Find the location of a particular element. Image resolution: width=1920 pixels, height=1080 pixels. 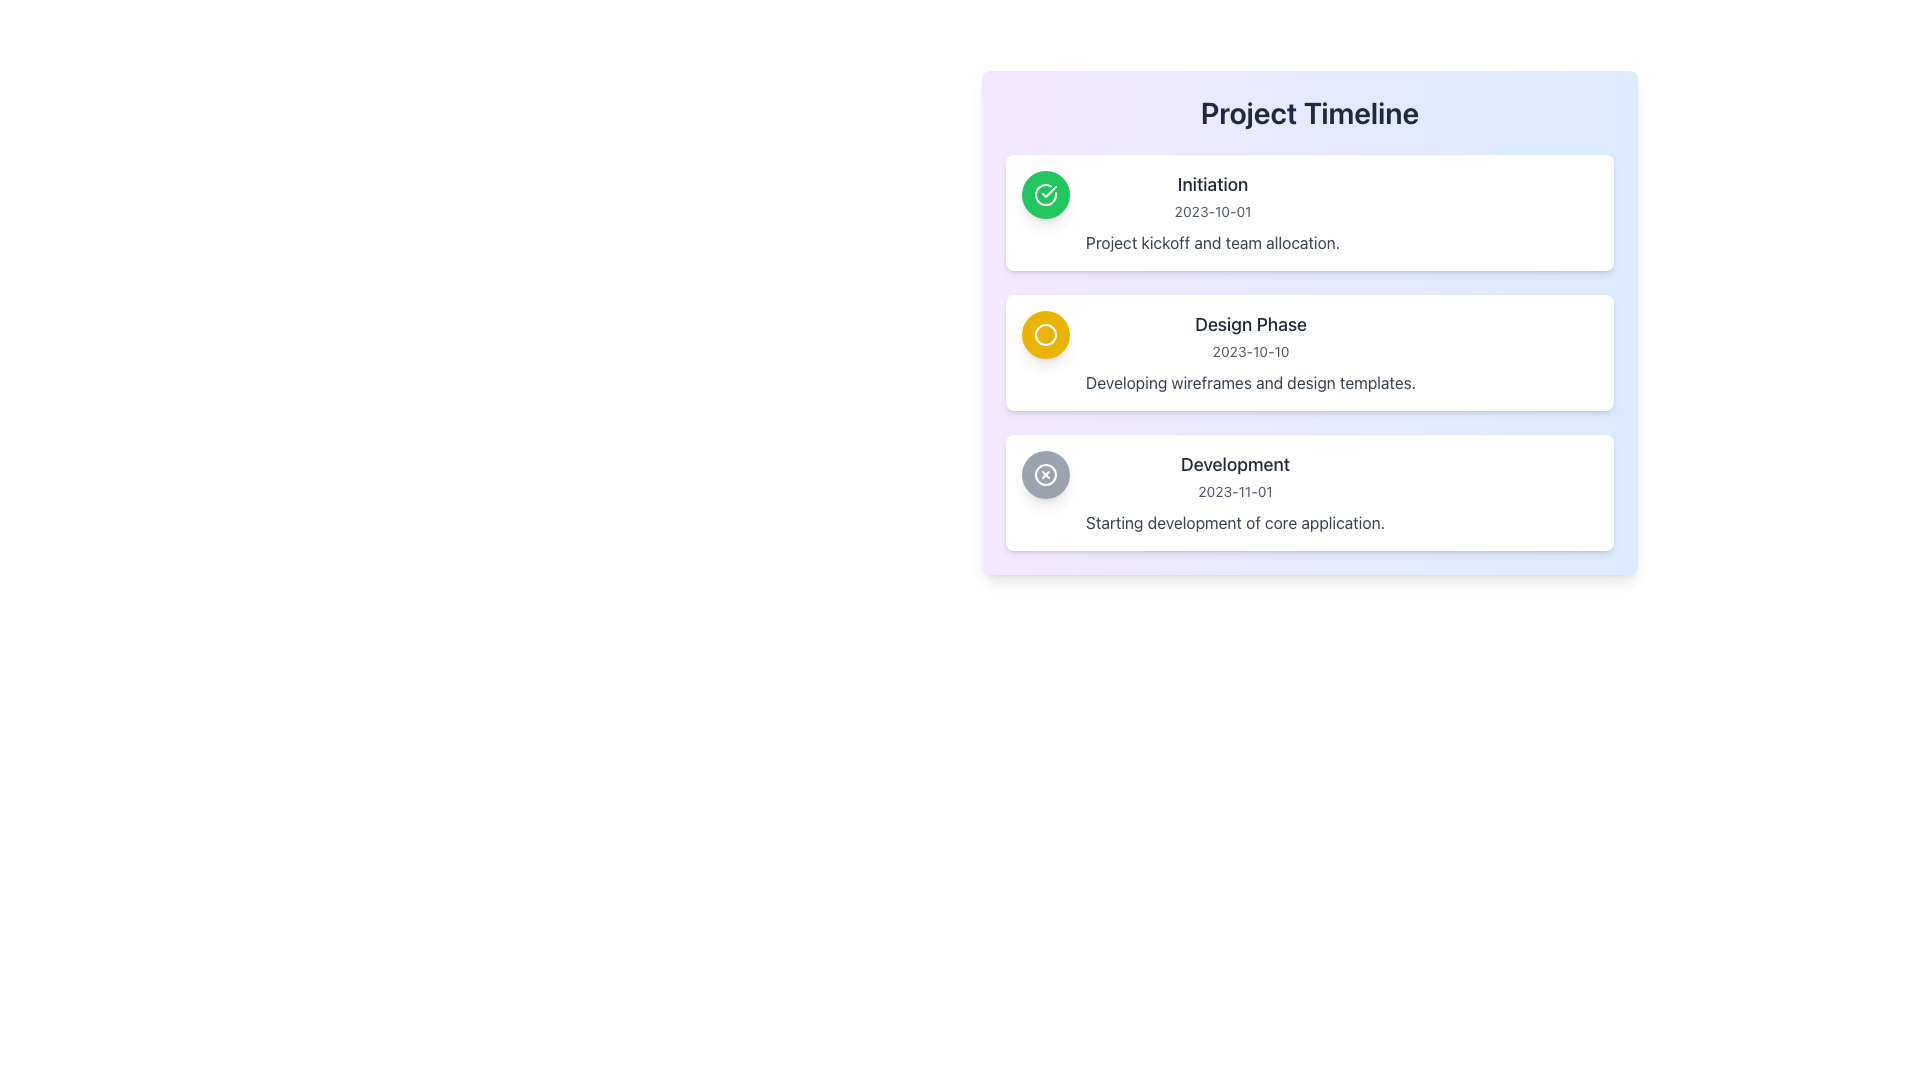

the completion icon in the 'Initiation' section of the 'Project Timeline', which indicates the success of the 'Initiation' phase is located at coordinates (1045, 195).